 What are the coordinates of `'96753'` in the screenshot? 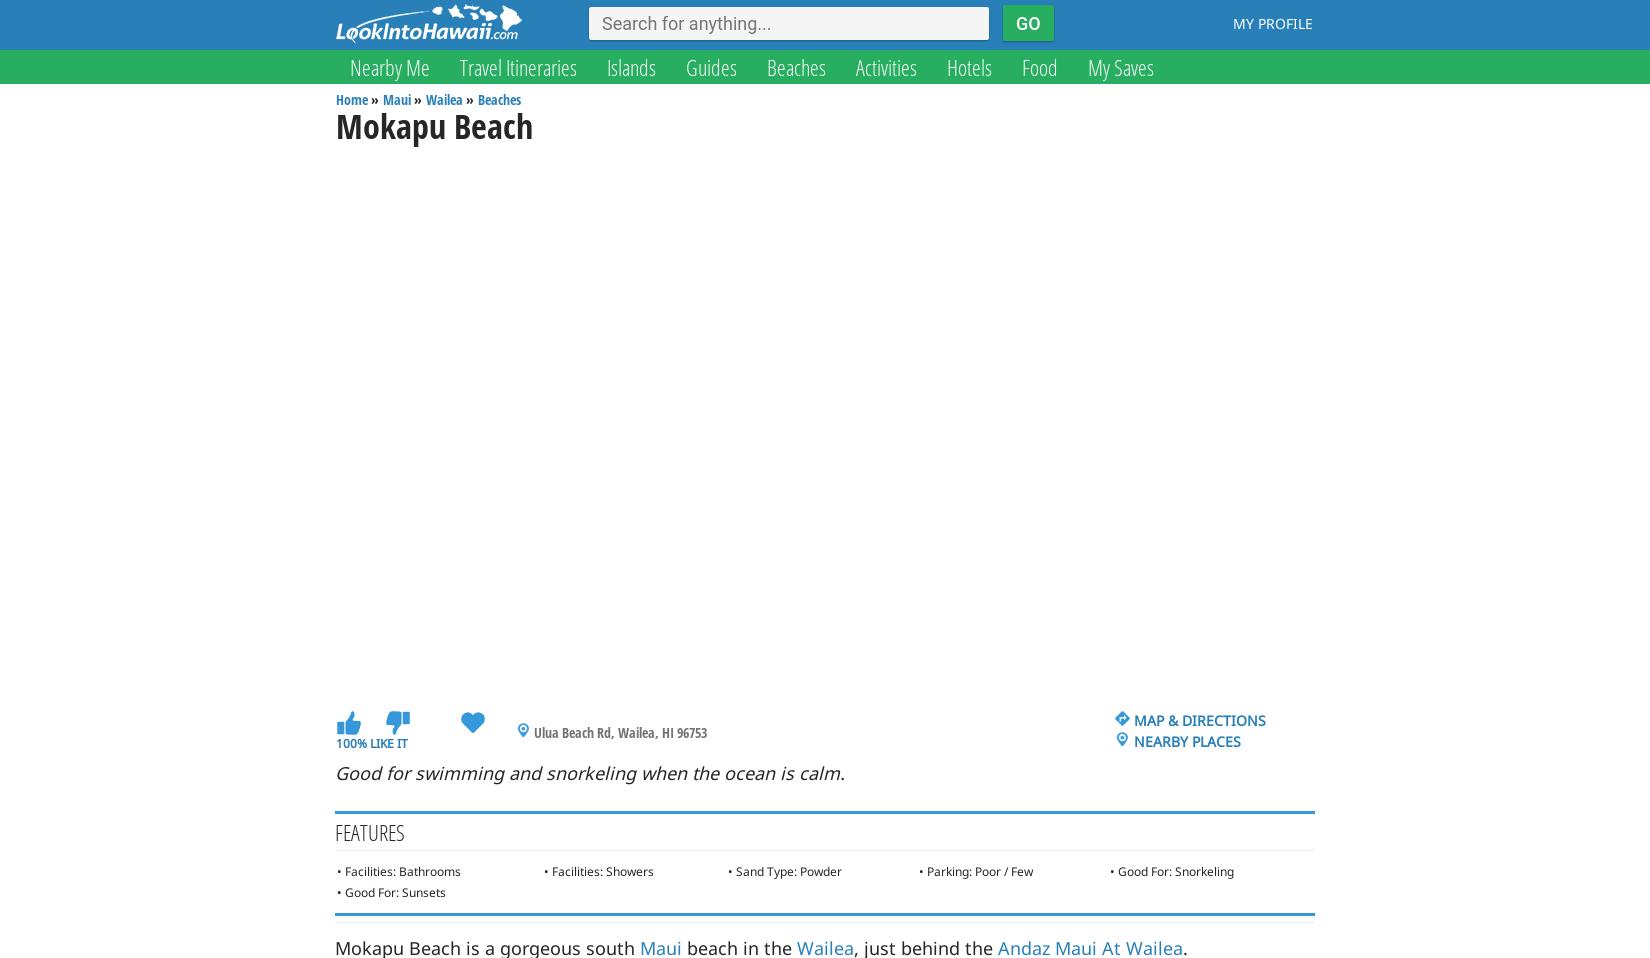 It's located at (691, 731).